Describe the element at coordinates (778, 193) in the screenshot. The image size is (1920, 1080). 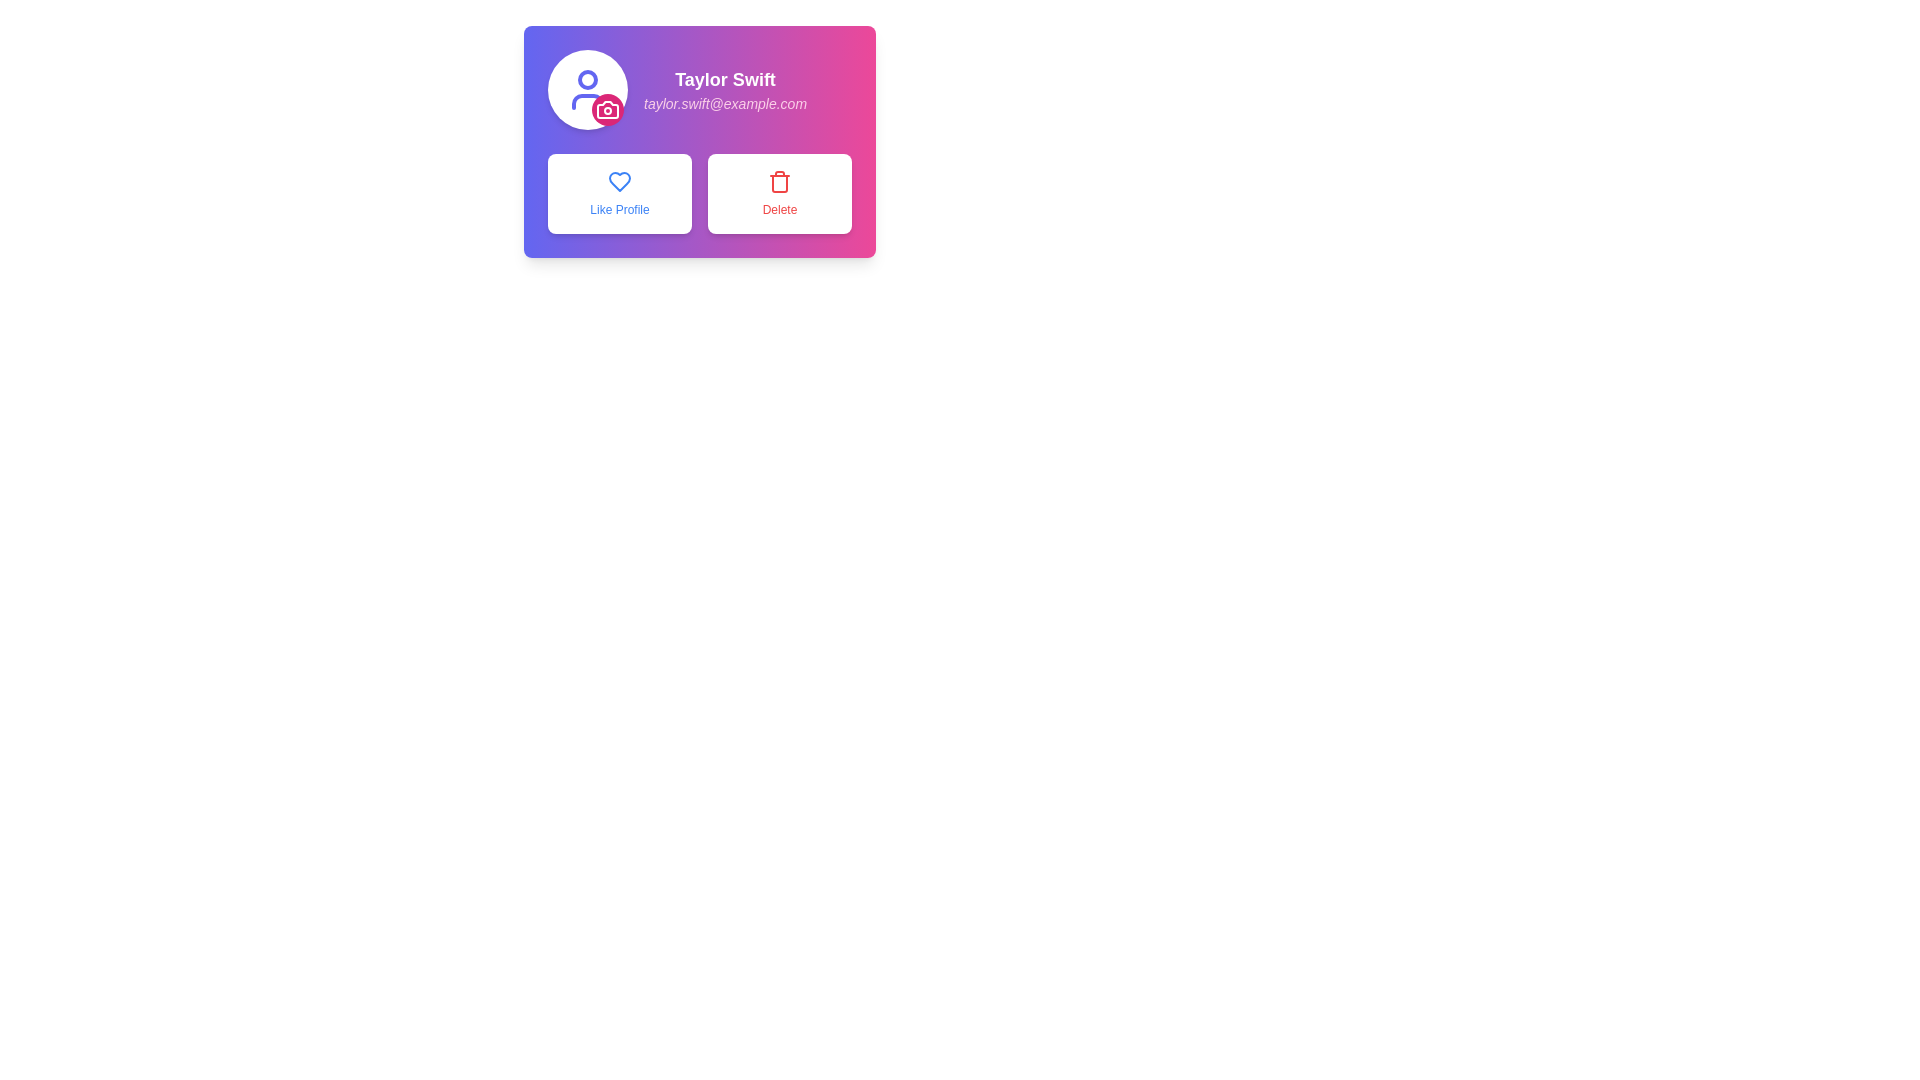
I see `the 'Delete' button, which has a white background, red text, and a trash can icon above the text, located on the right side of the layout` at that location.